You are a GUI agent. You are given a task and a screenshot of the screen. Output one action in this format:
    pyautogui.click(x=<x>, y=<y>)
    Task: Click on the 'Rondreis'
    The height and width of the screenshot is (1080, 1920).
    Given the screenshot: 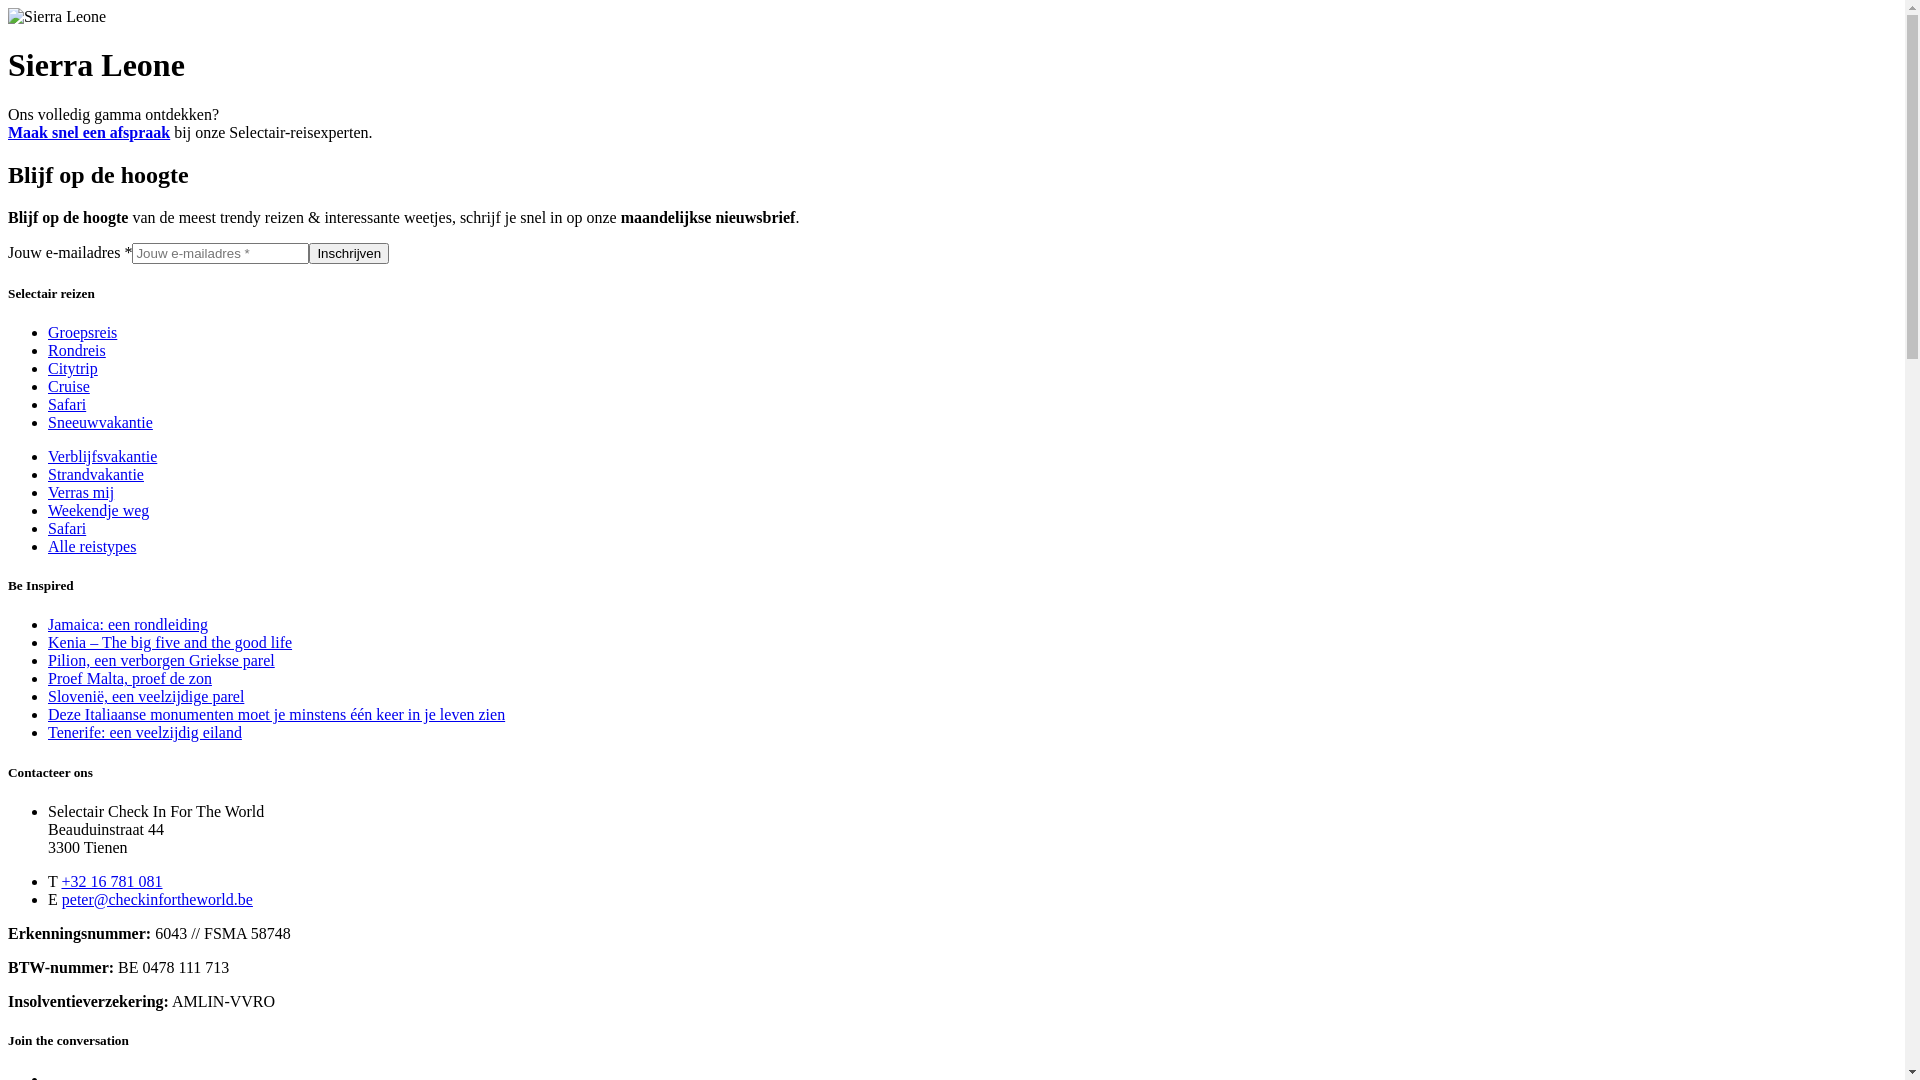 What is the action you would take?
    pyautogui.click(x=48, y=349)
    